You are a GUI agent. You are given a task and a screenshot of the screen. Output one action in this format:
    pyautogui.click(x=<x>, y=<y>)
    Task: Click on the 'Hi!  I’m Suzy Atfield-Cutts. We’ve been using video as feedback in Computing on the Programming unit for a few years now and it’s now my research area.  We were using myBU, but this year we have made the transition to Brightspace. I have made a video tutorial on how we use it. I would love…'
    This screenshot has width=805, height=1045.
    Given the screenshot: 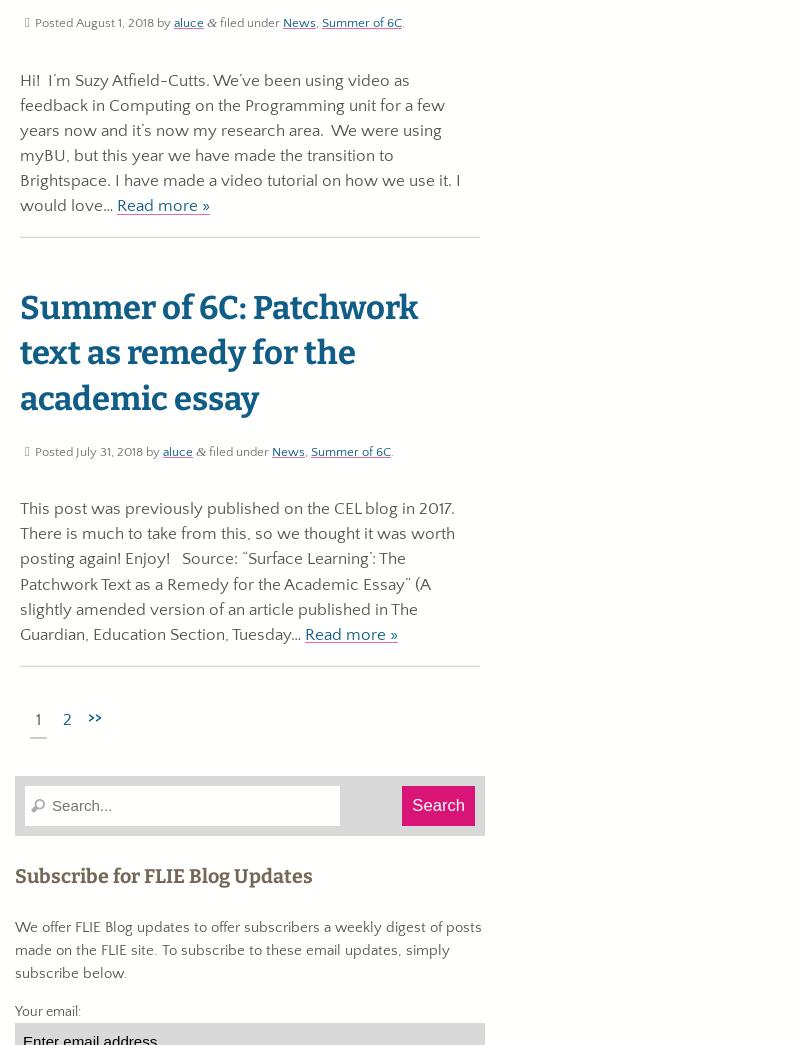 What is the action you would take?
    pyautogui.click(x=240, y=141)
    